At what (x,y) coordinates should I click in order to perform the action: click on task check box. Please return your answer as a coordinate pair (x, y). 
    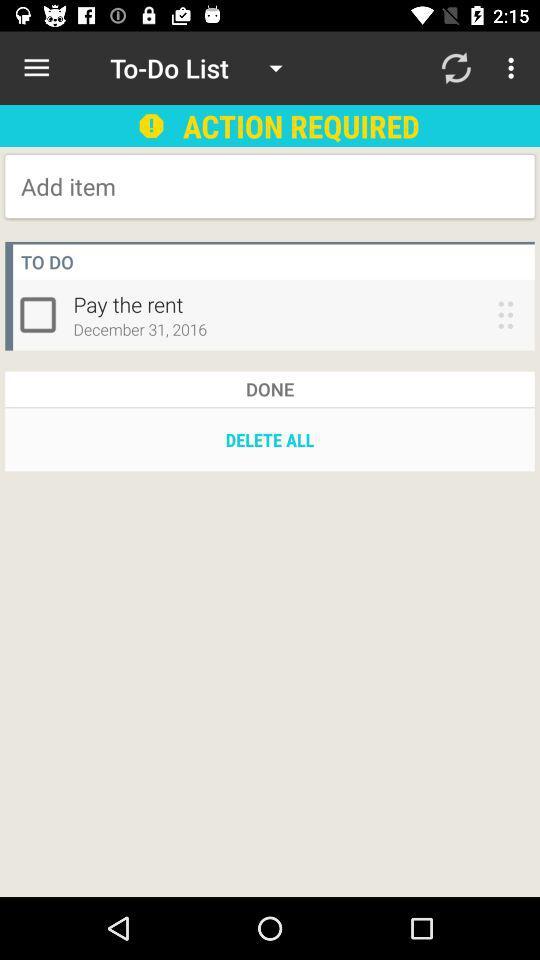
    Looking at the image, I should click on (42, 314).